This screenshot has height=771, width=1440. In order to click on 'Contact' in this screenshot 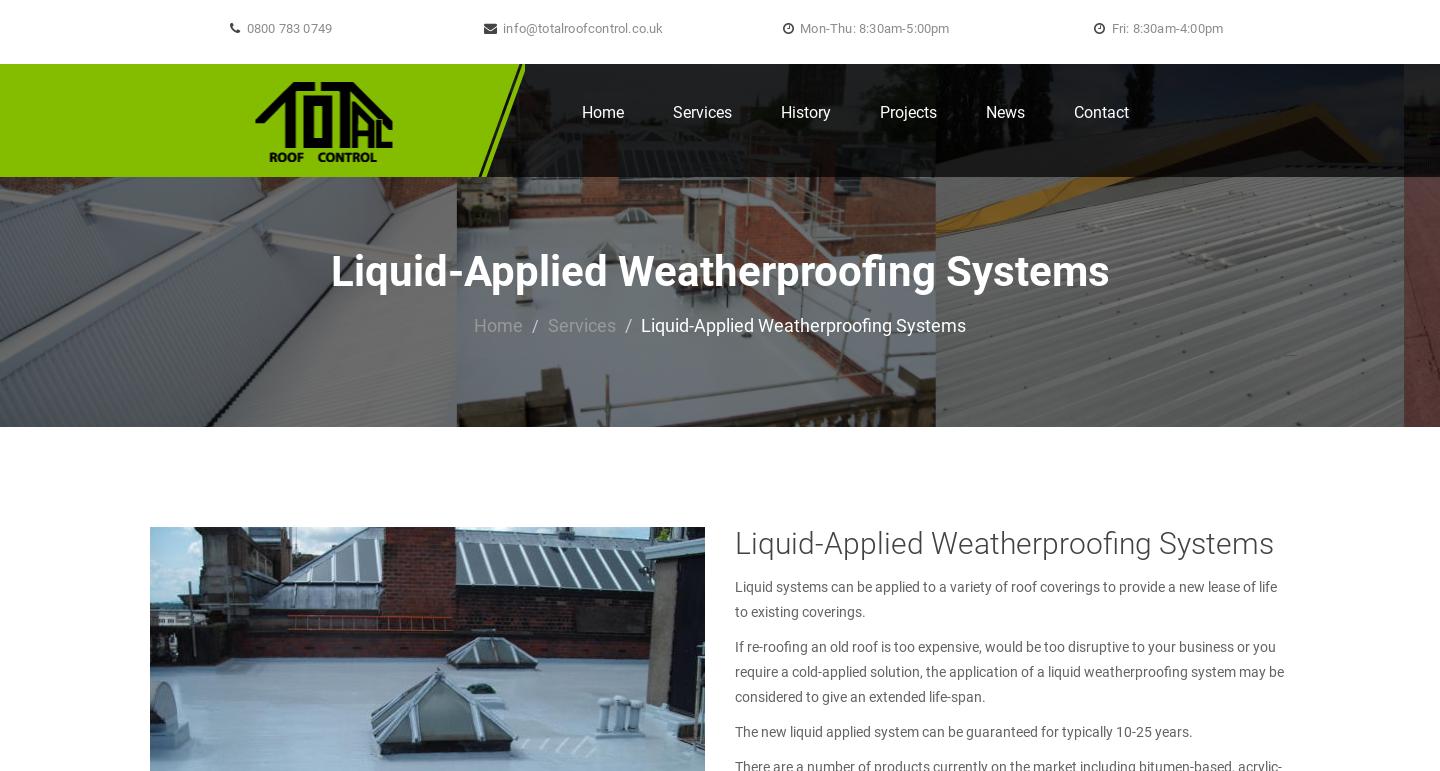, I will do `click(1100, 111)`.